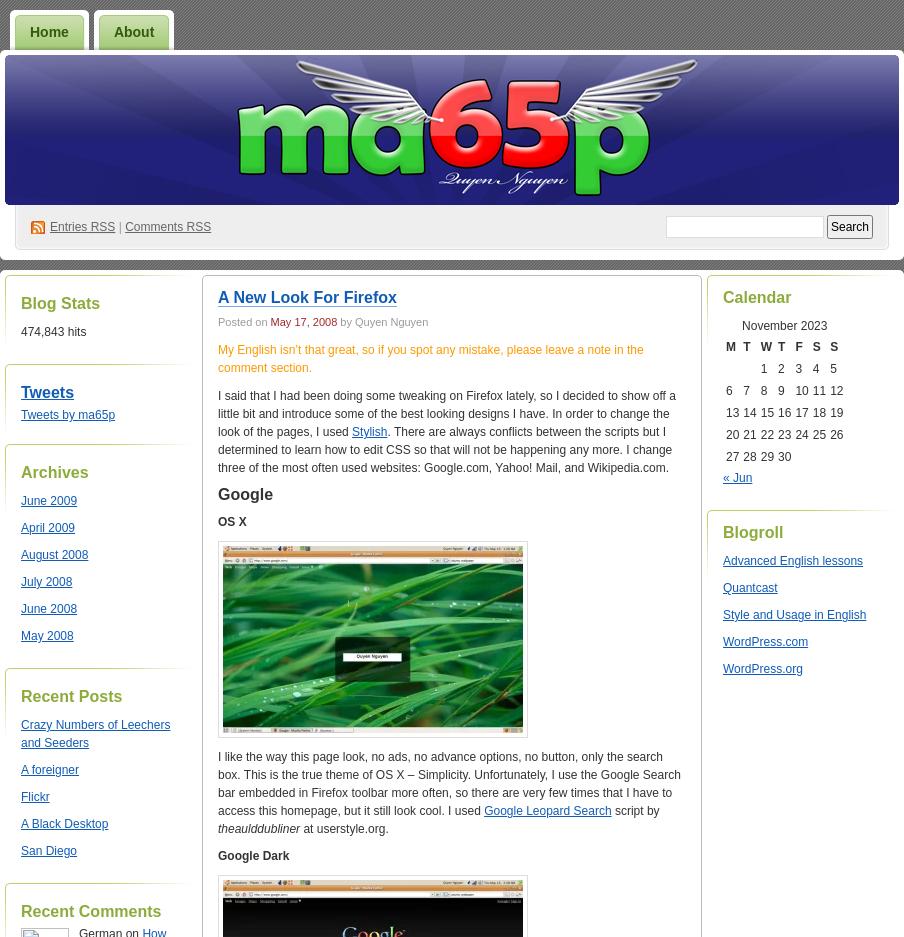  Describe the element at coordinates (793, 367) in the screenshot. I see `'3'` at that location.